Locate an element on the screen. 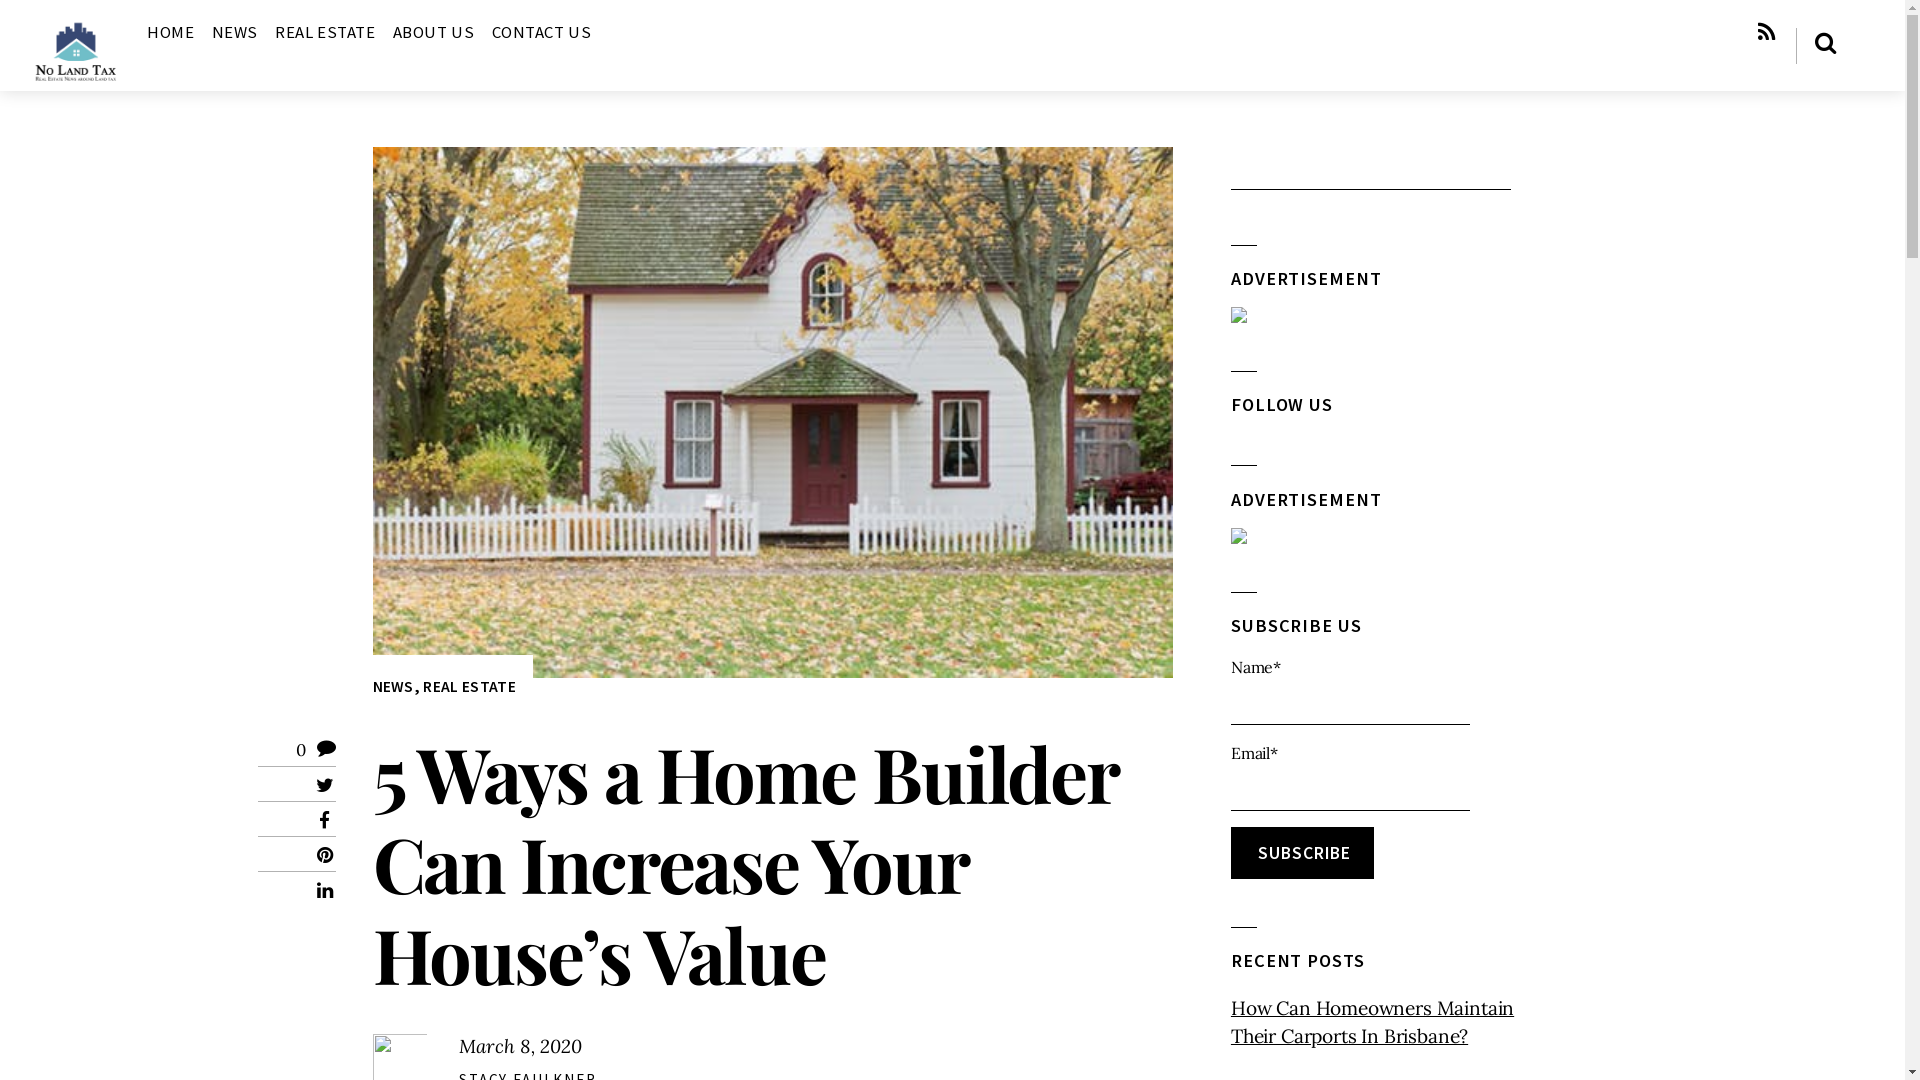 The width and height of the screenshot is (1920, 1080). 'Search' is located at coordinates (1370, 170).